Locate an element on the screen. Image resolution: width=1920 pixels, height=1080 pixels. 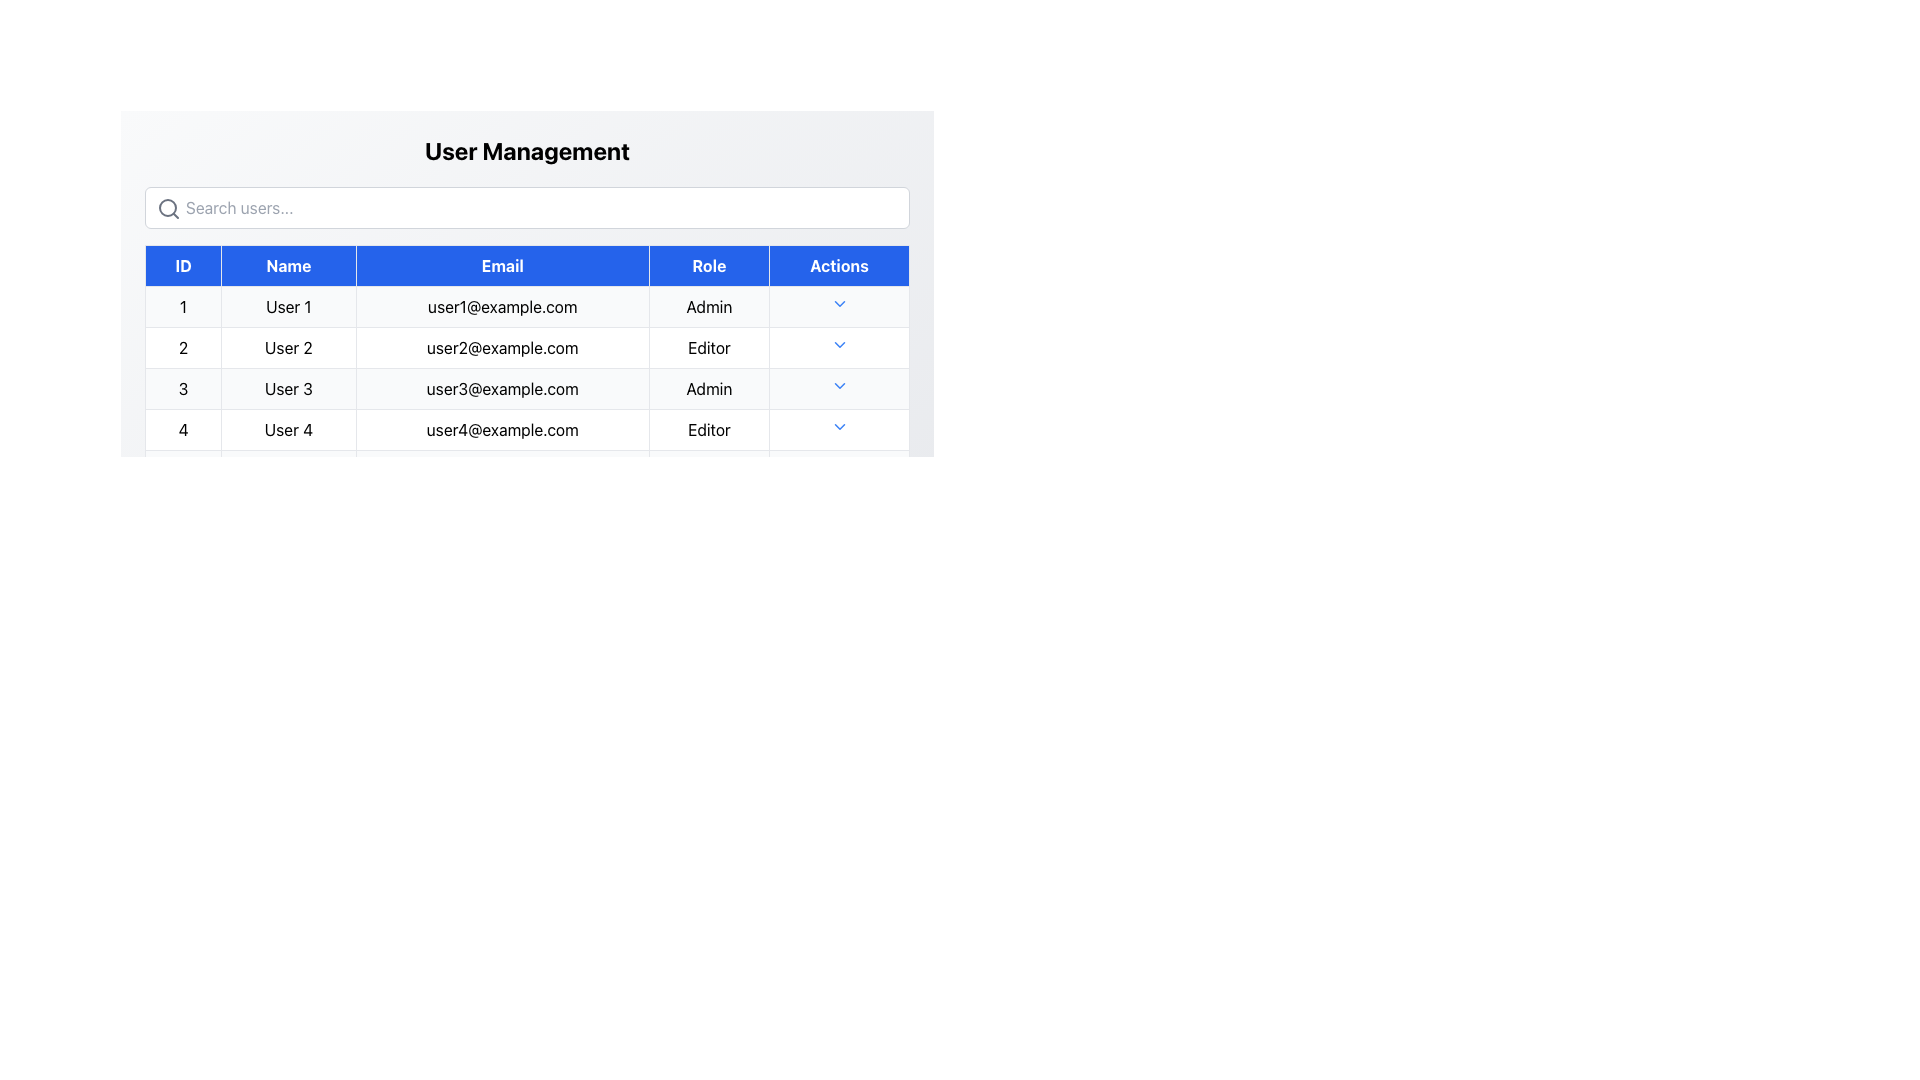
the Label displaying 'User 4' in the fourth row of the 'Name' column, styled with a table cell-like appearance is located at coordinates (287, 428).